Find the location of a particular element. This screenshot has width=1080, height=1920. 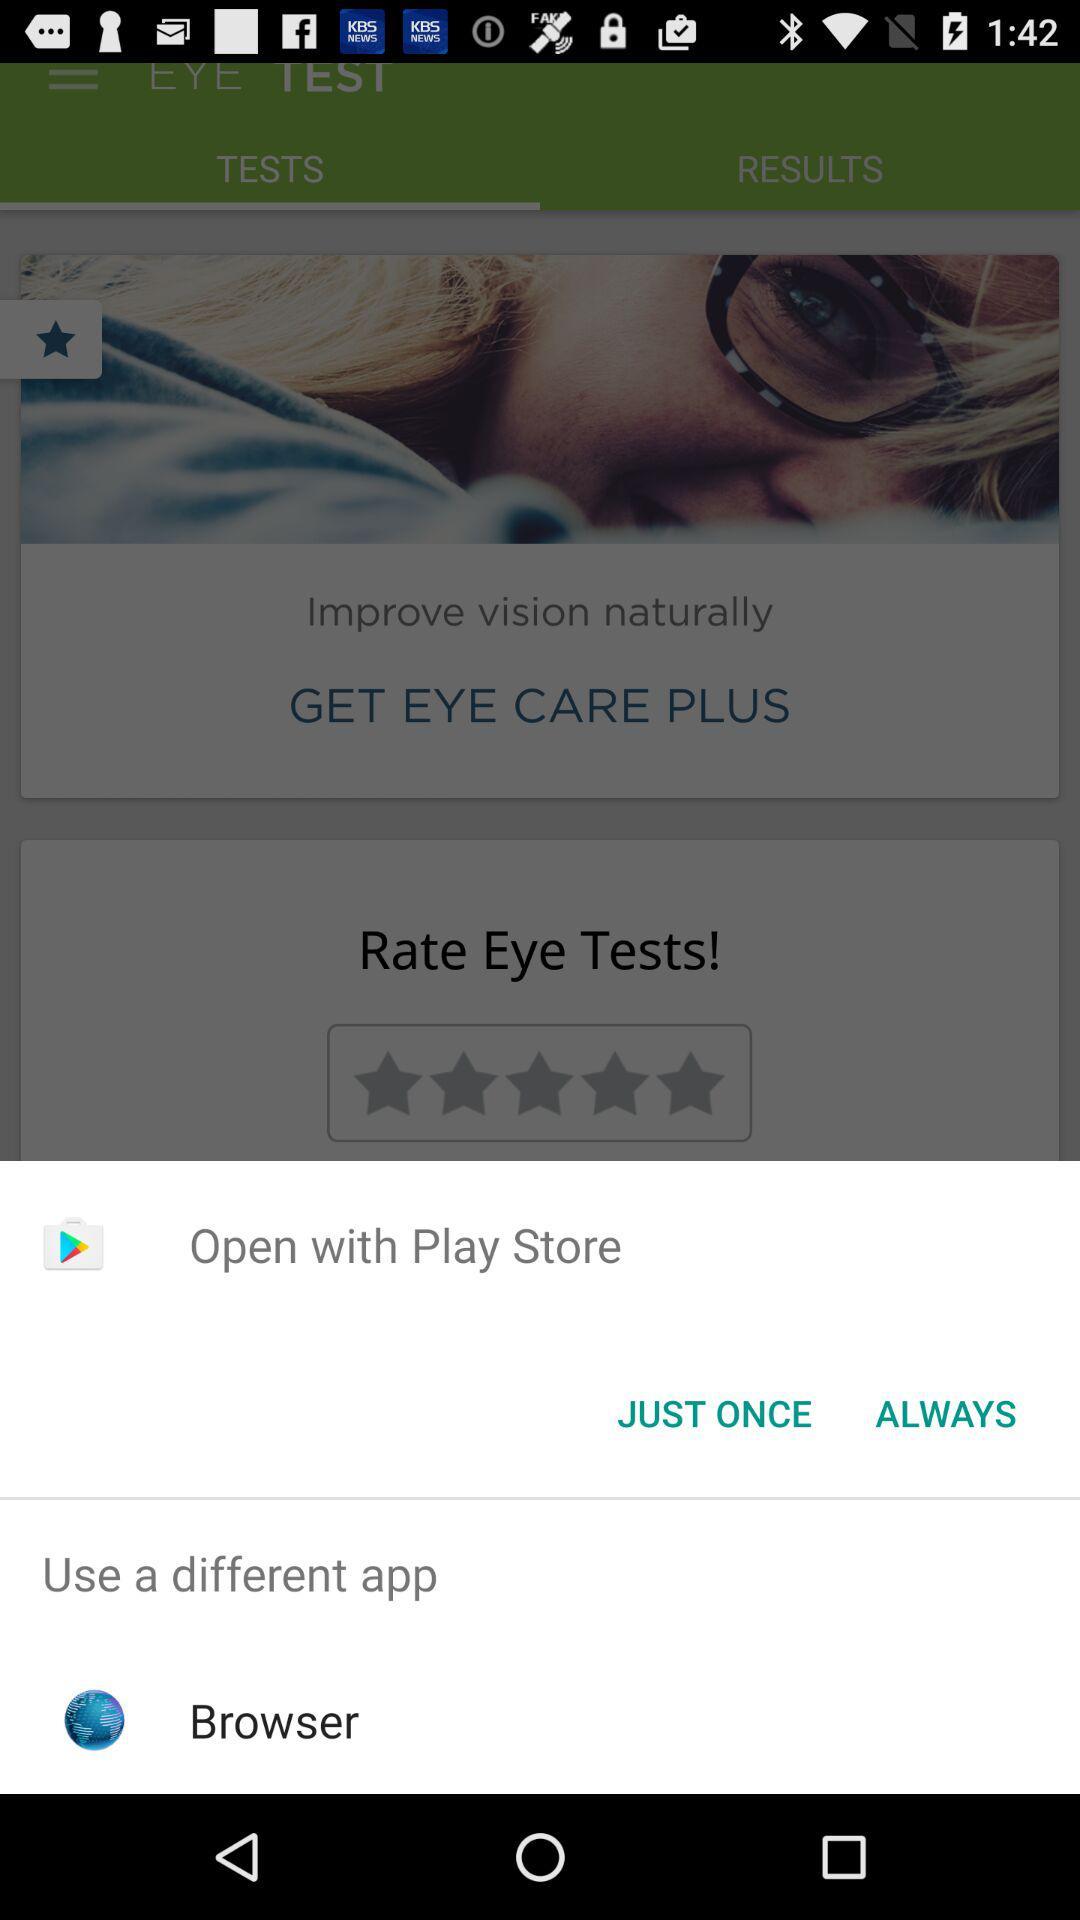

use a different is located at coordinates (540, 1572).